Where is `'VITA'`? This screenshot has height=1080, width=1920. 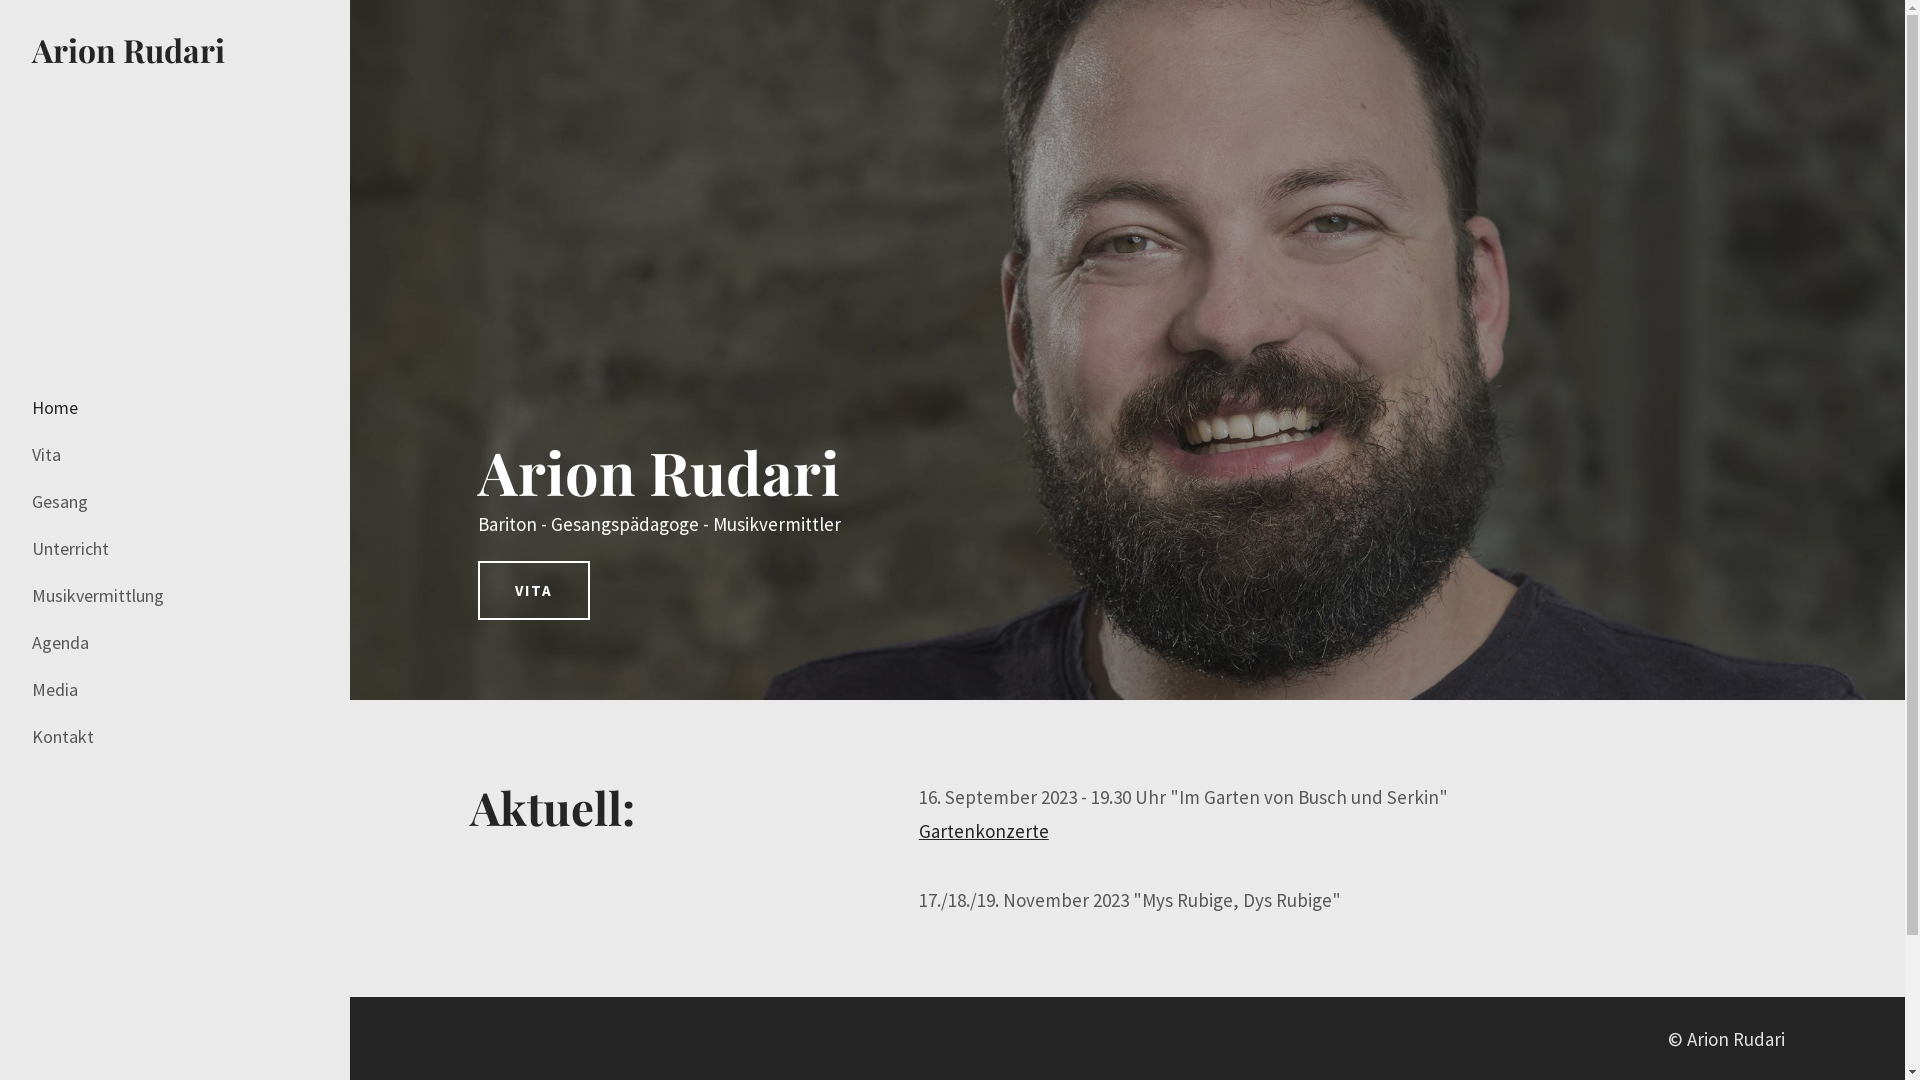
'VITA' is located at coordinates (533, 589).